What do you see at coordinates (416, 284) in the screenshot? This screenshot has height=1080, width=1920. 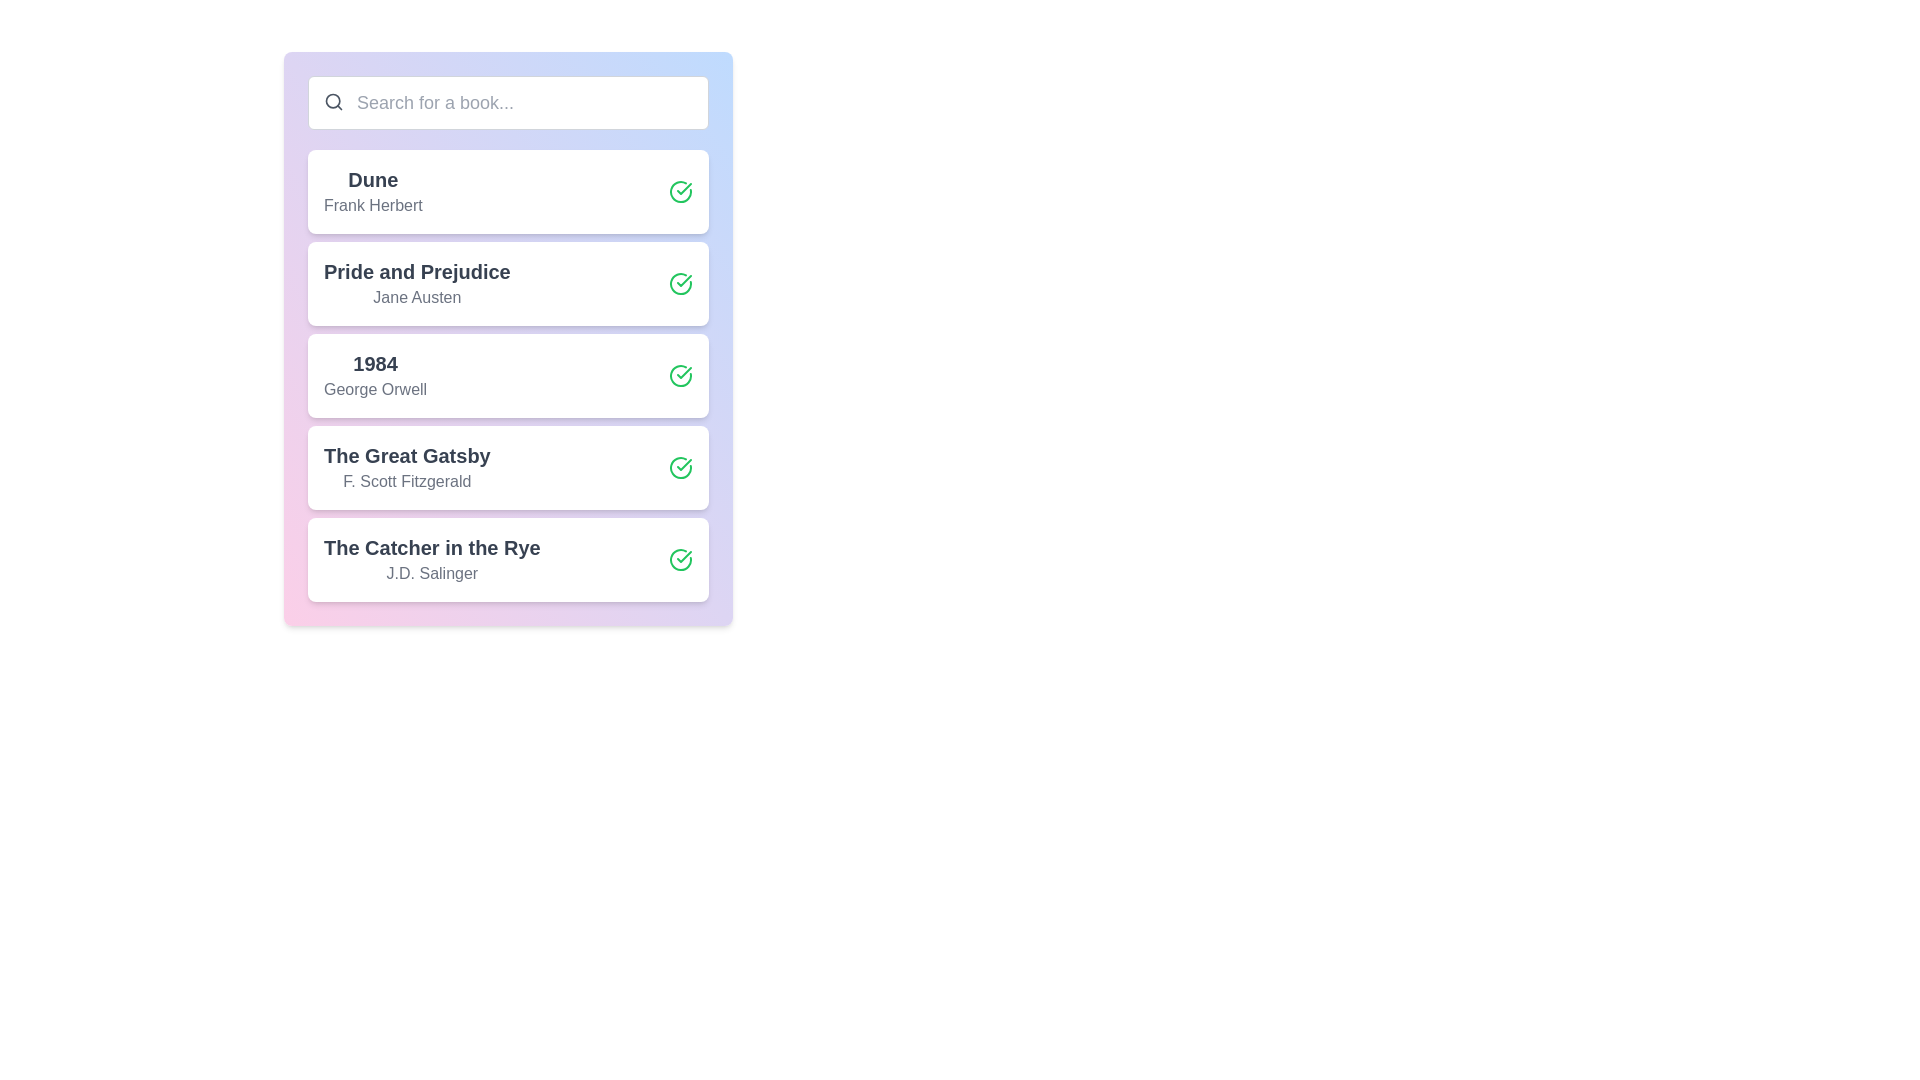 I see `the text label representing the book entry that follows 'Dune' and precedes '1984'` at bounding box center [416, 284].